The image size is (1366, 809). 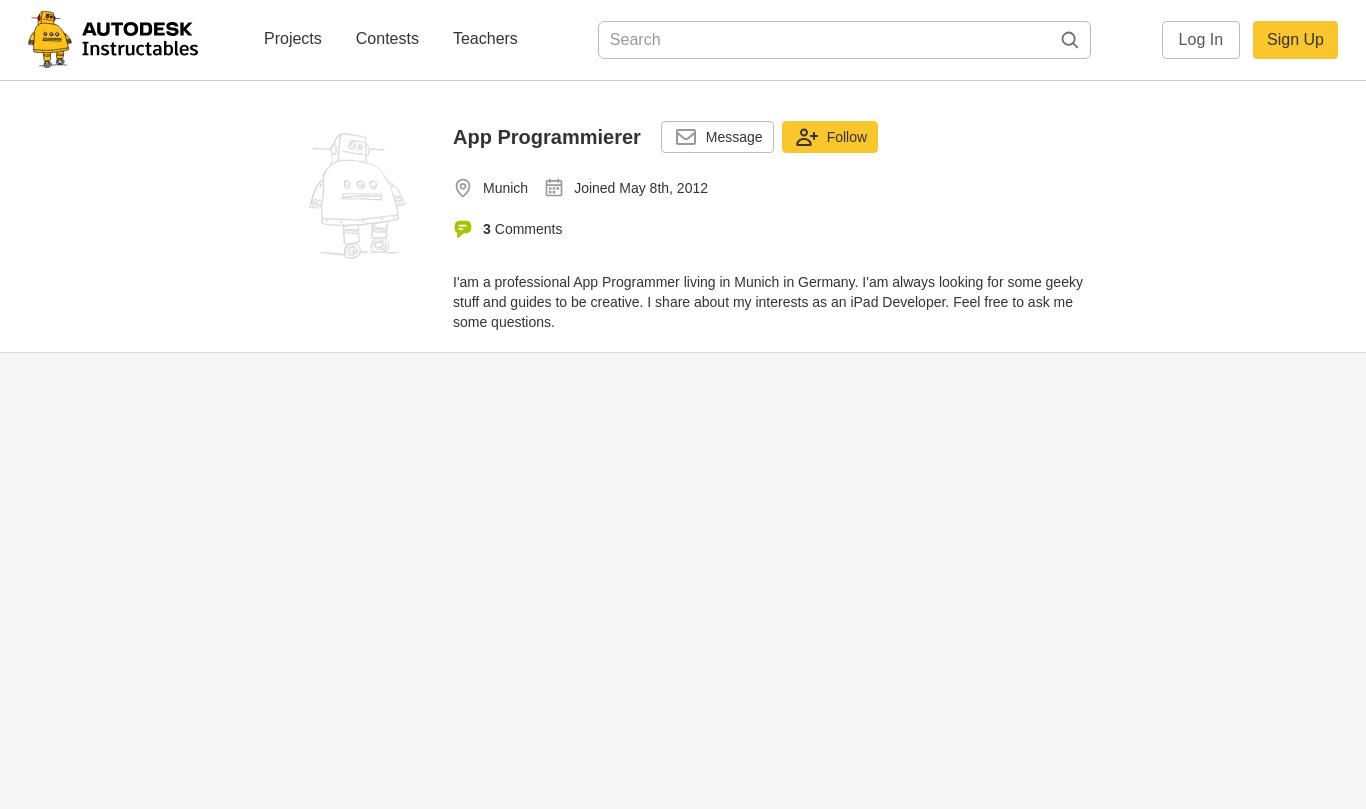 I want to click on 'Sign Up', so click(x=1265, y=39).